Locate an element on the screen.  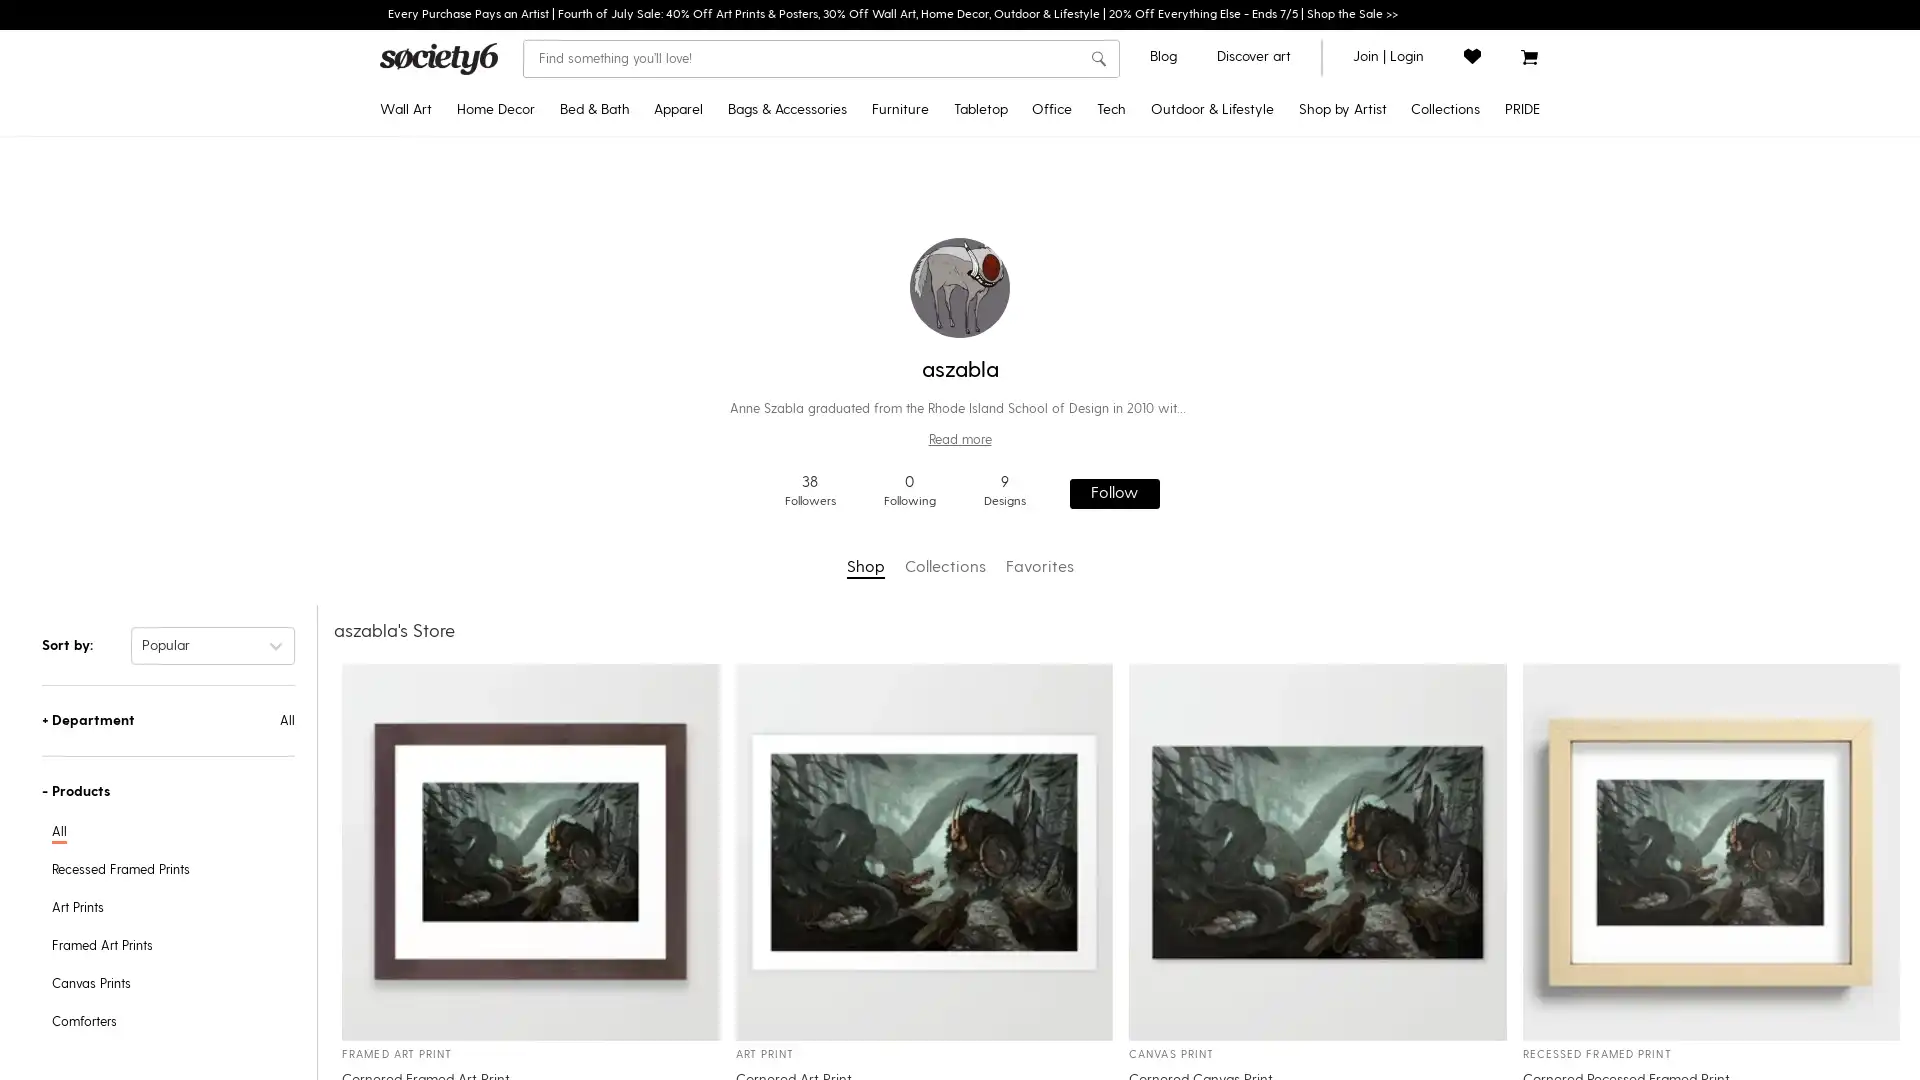
Sheer Curtains is located at coordinates (533, 353).